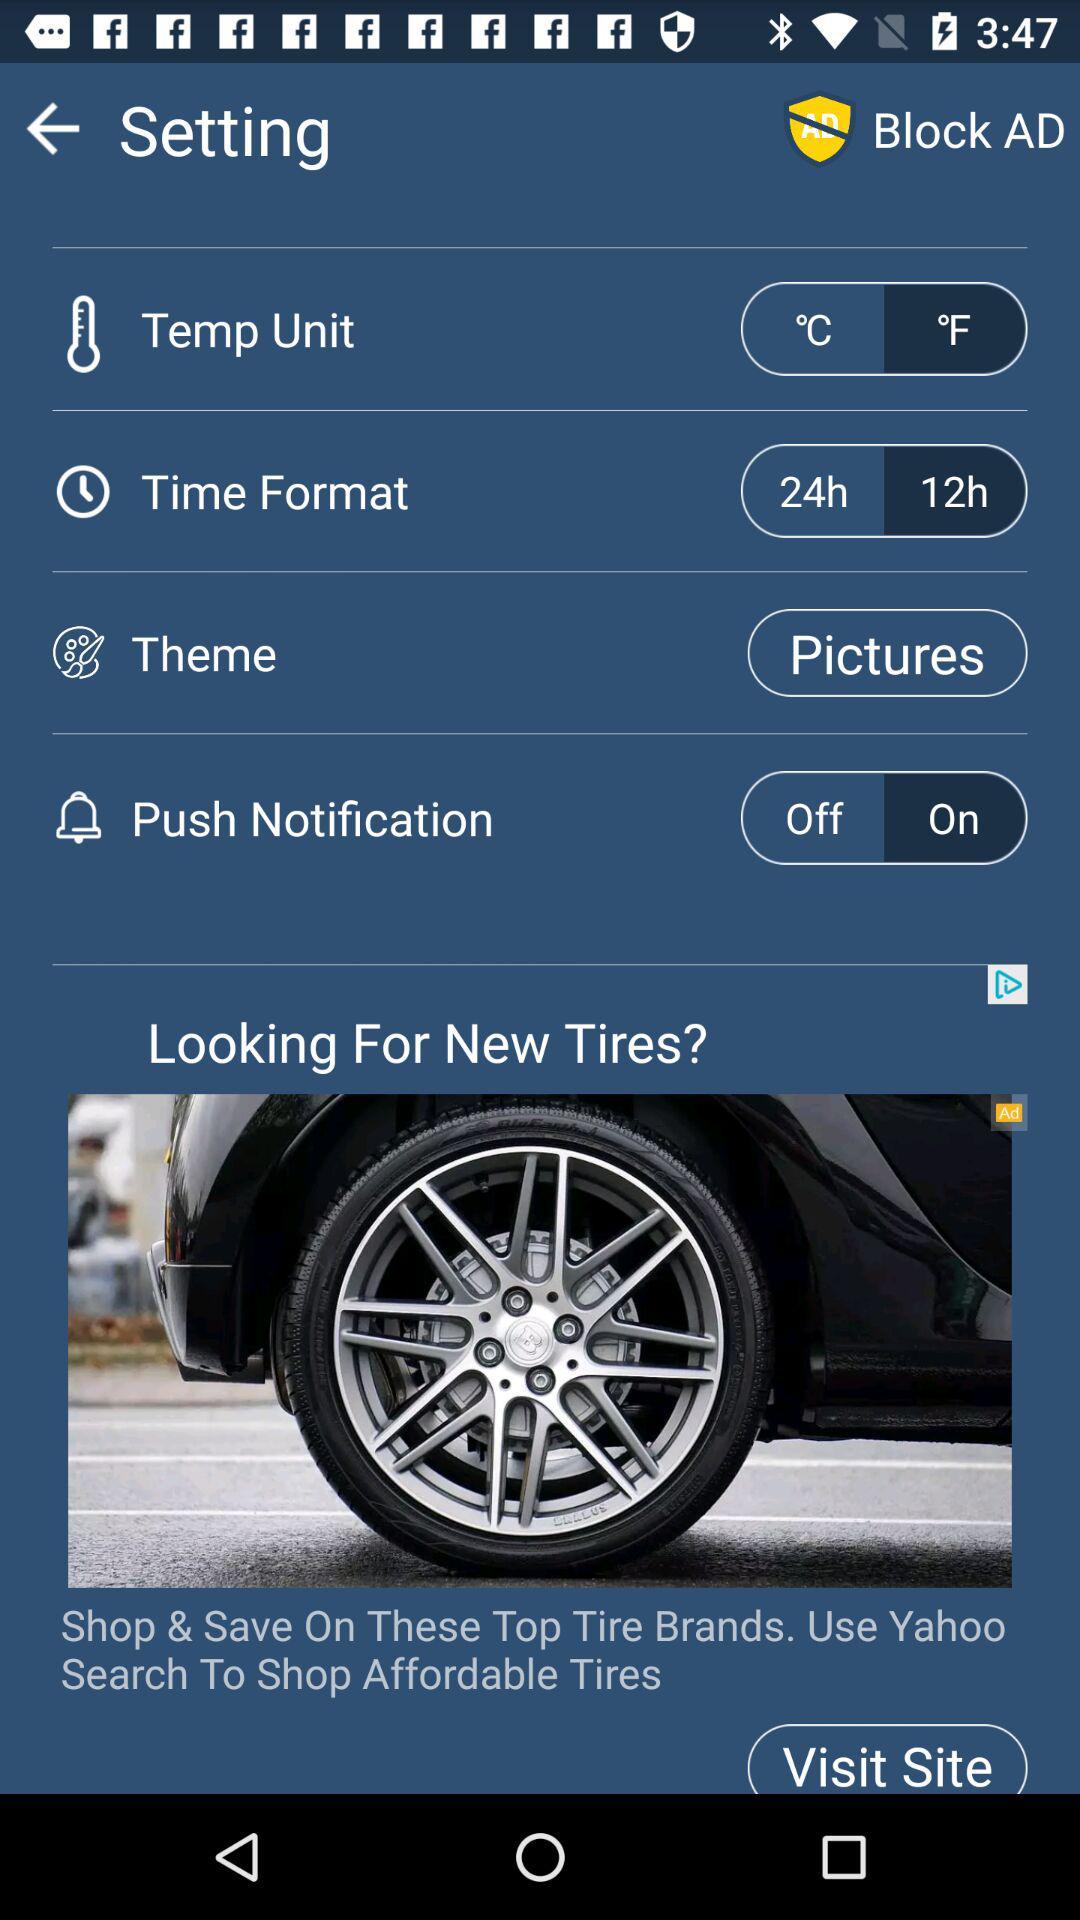 This screenshot has height=1920, width=1080. I want to click on the arrow_backward icon, so click(51, 136).